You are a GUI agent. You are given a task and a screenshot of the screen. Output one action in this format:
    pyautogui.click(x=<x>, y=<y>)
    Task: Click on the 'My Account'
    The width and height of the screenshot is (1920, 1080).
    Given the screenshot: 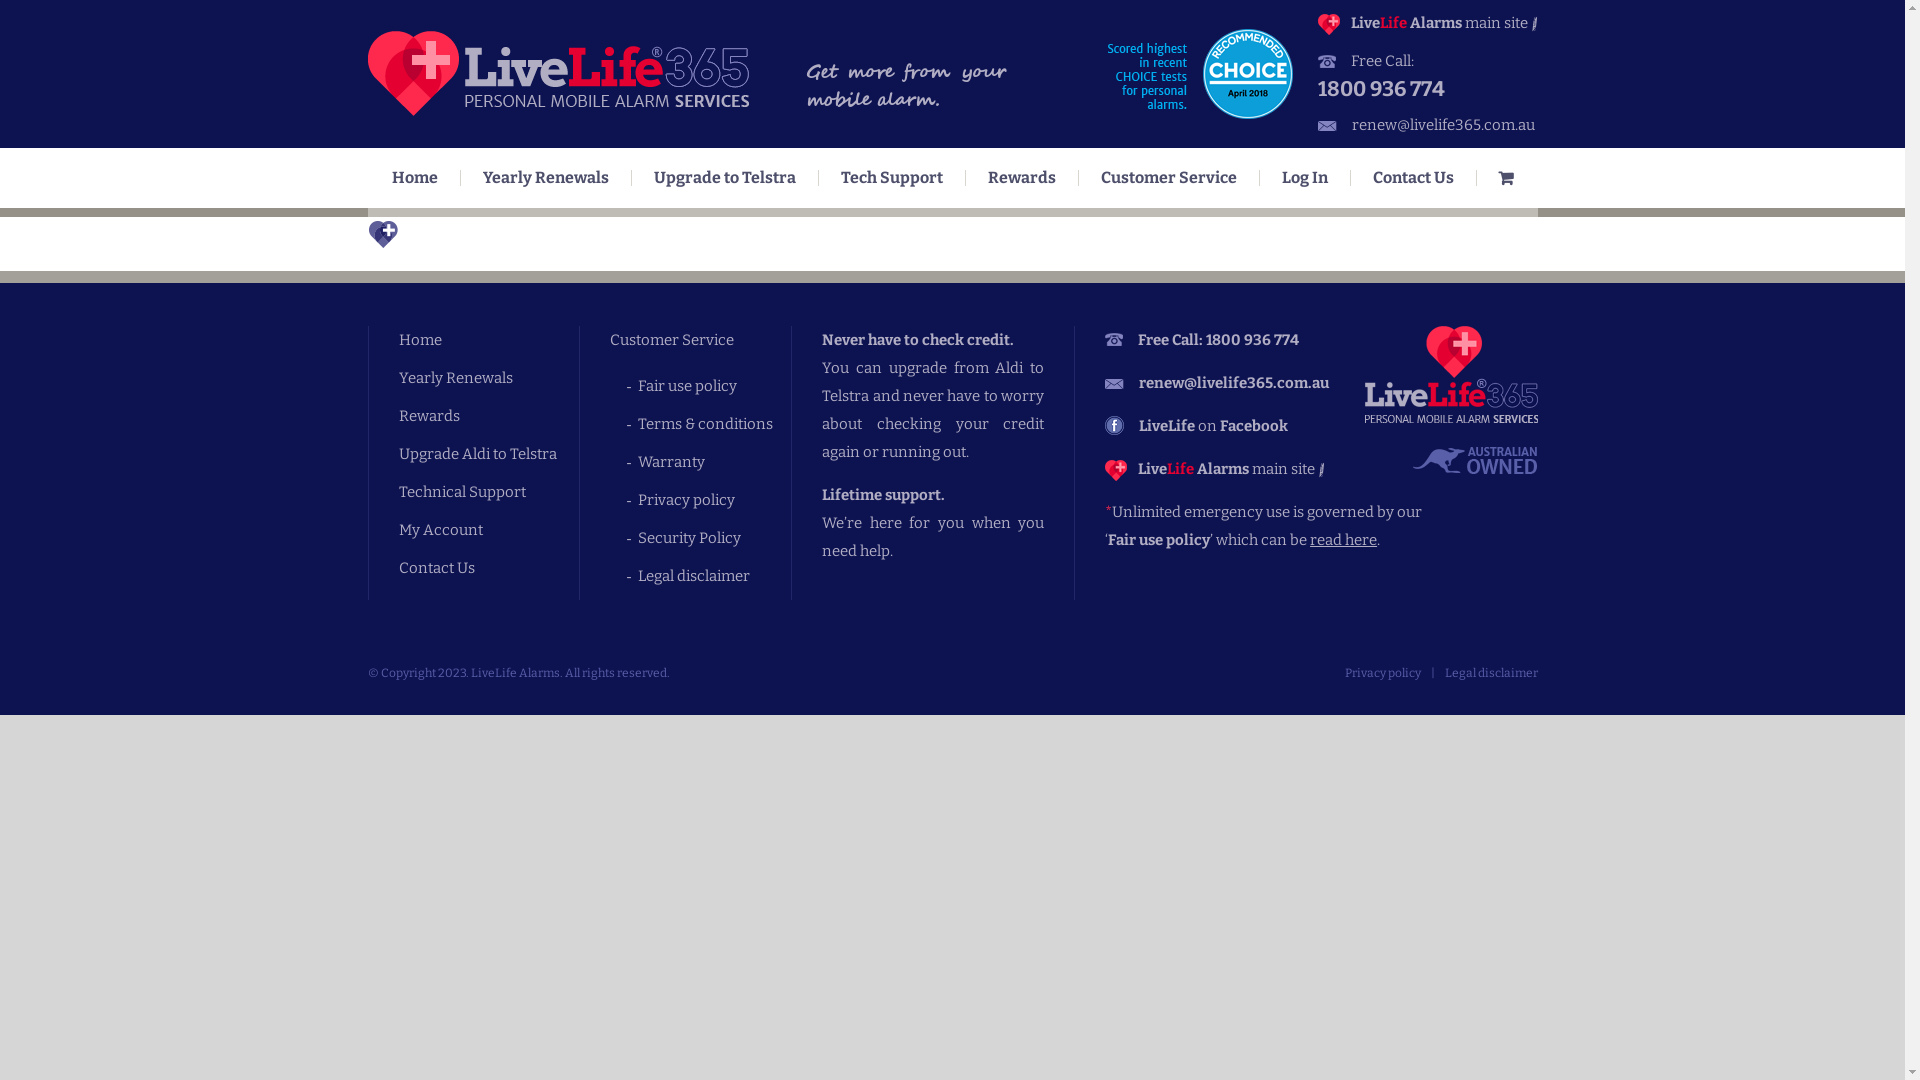 What is the action you would take?
    pyautogui.click(x=488, y=528)
    